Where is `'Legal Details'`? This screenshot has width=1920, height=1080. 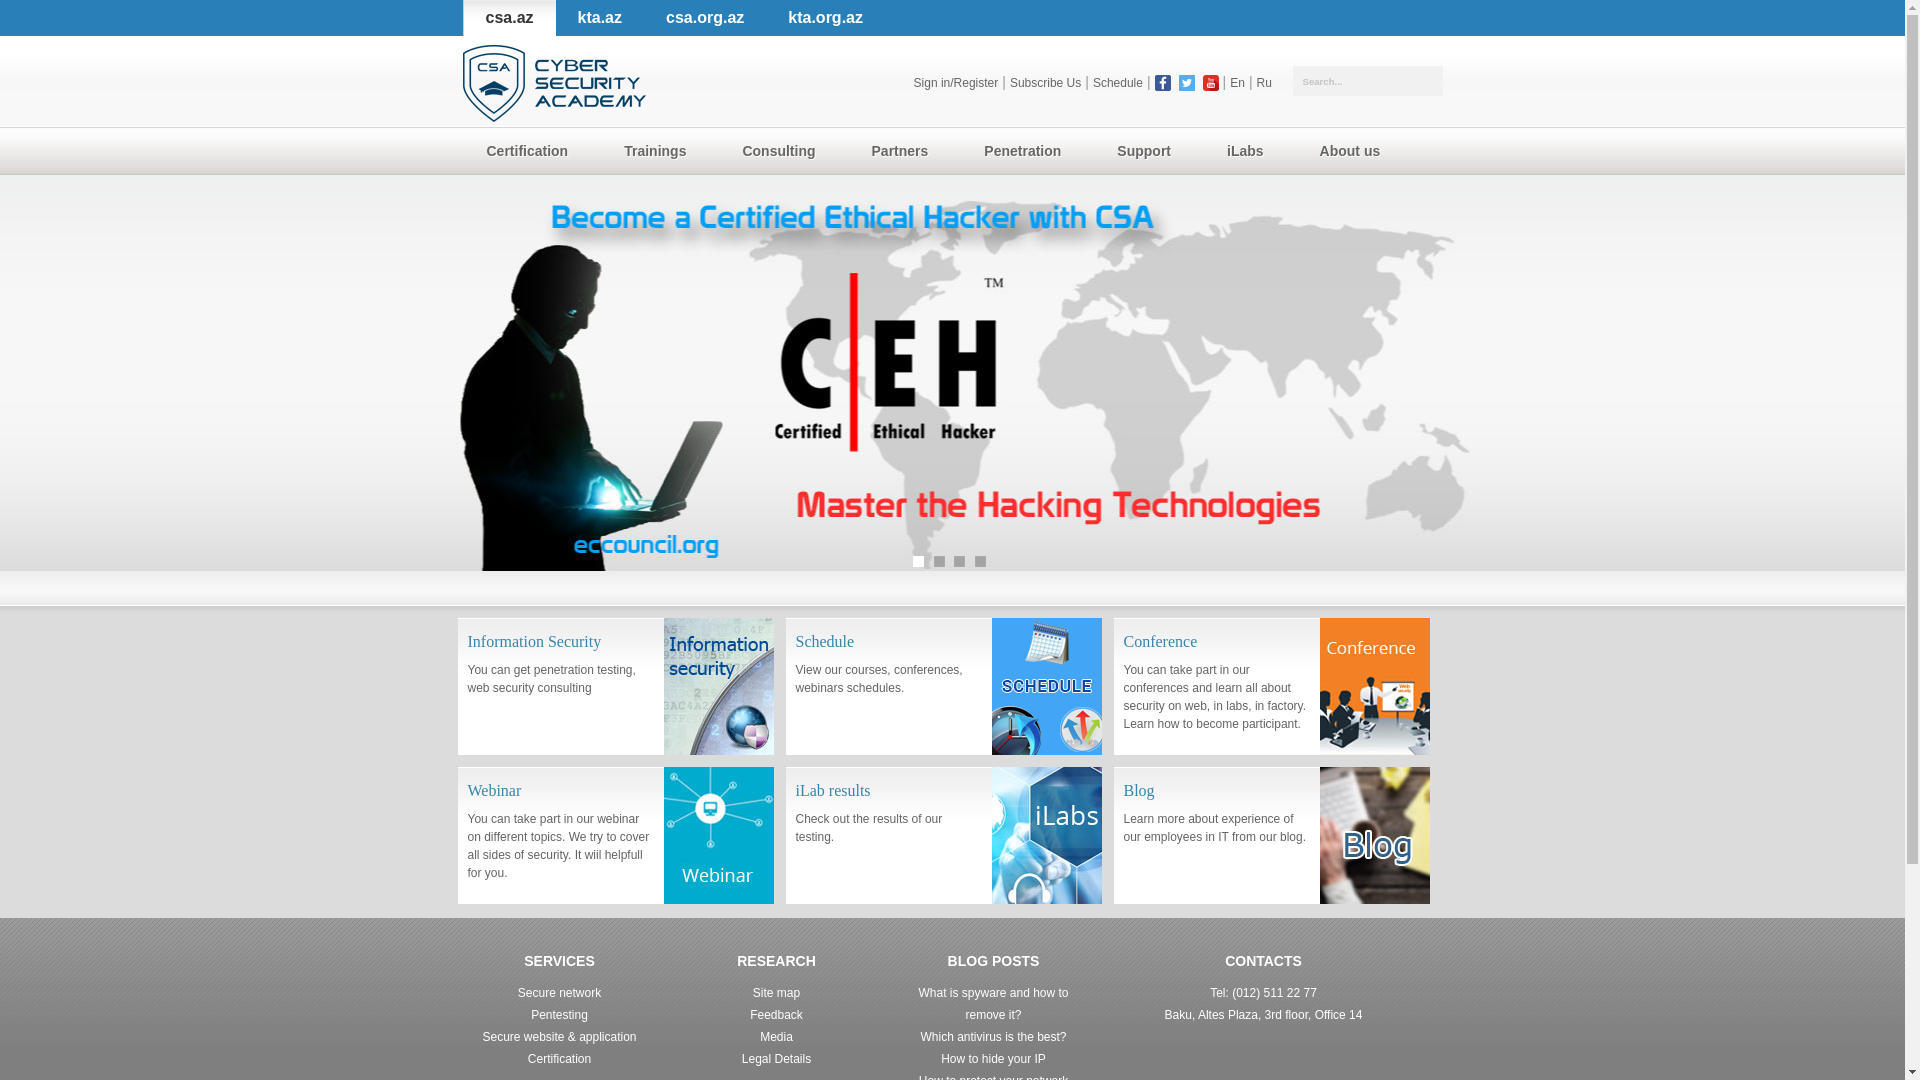 'Legal Details' is located at coordinates (775, 1058).